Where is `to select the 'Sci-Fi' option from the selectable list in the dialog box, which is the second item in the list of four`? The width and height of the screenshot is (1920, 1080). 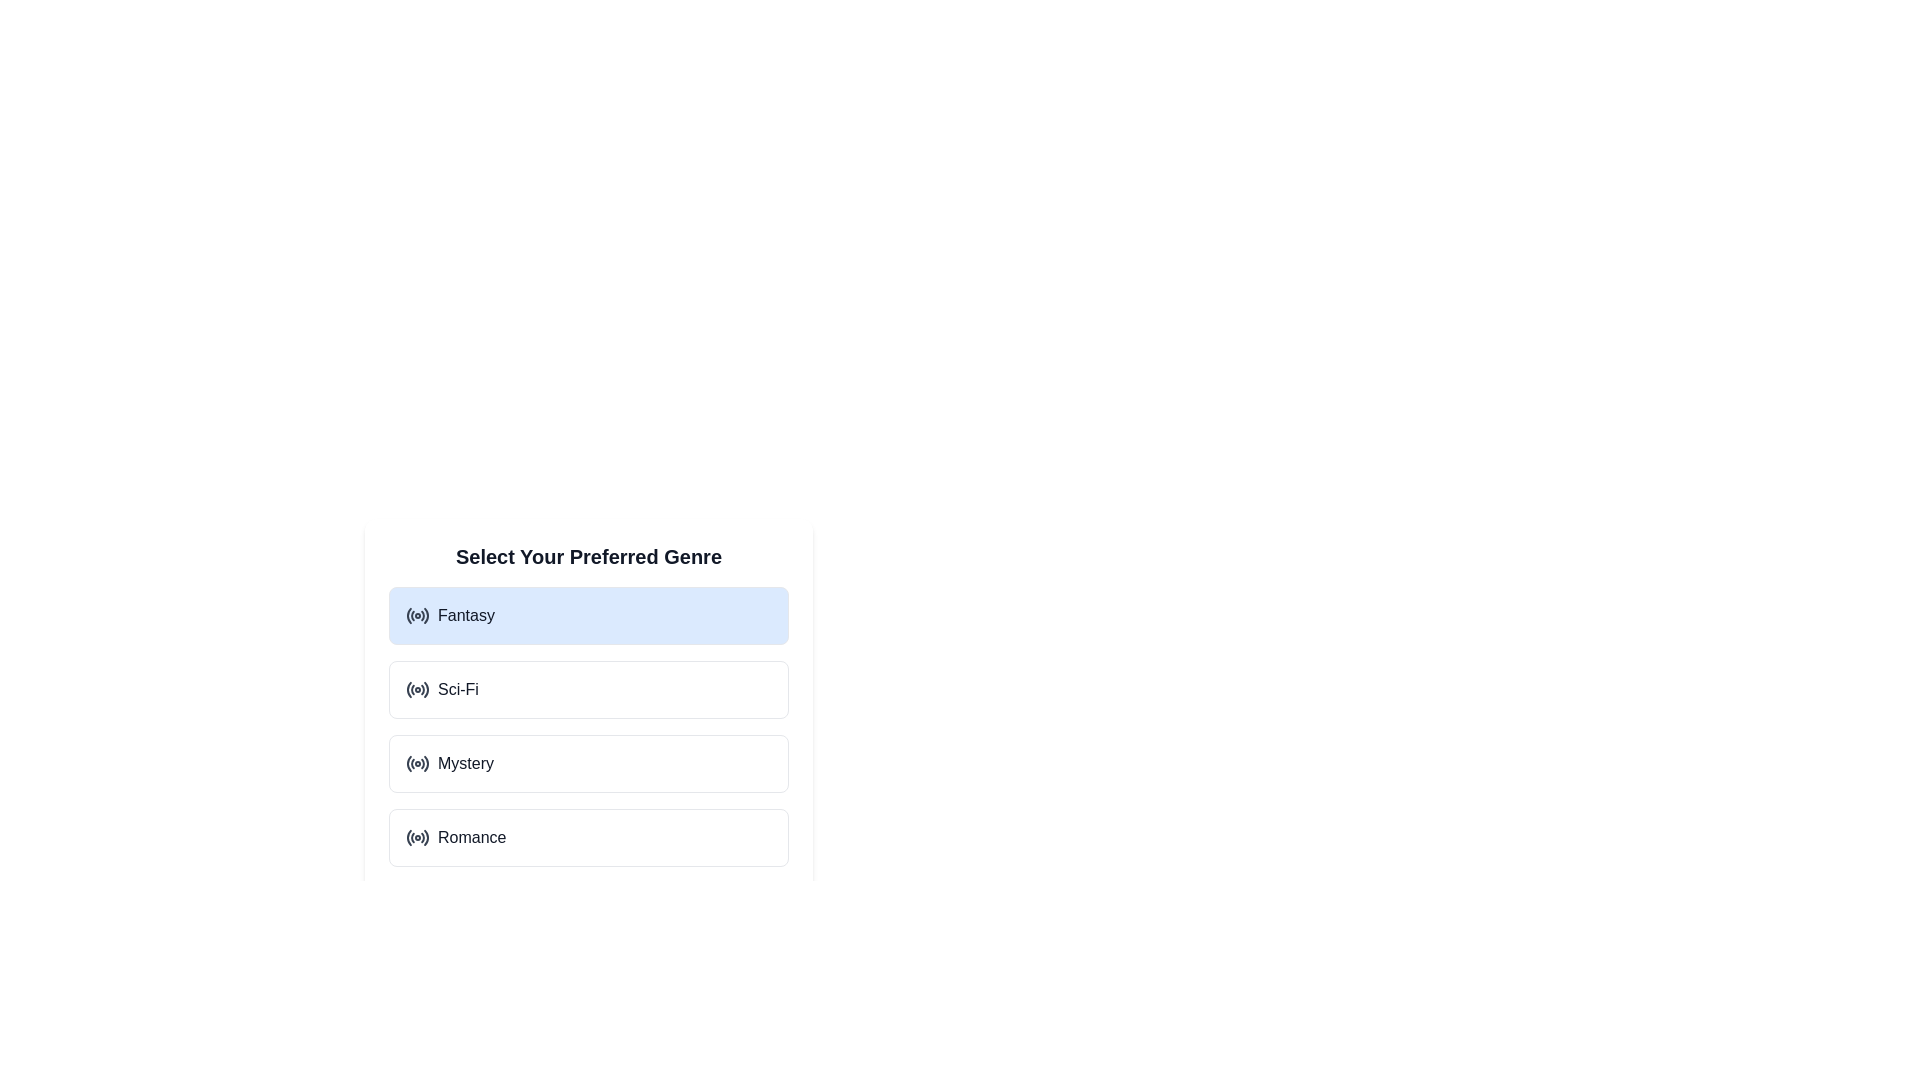
to select the 'Sci-Fi' option from the selectable list in the dialog box, which is the second item in the list of four is located at coordinates (588, 686).